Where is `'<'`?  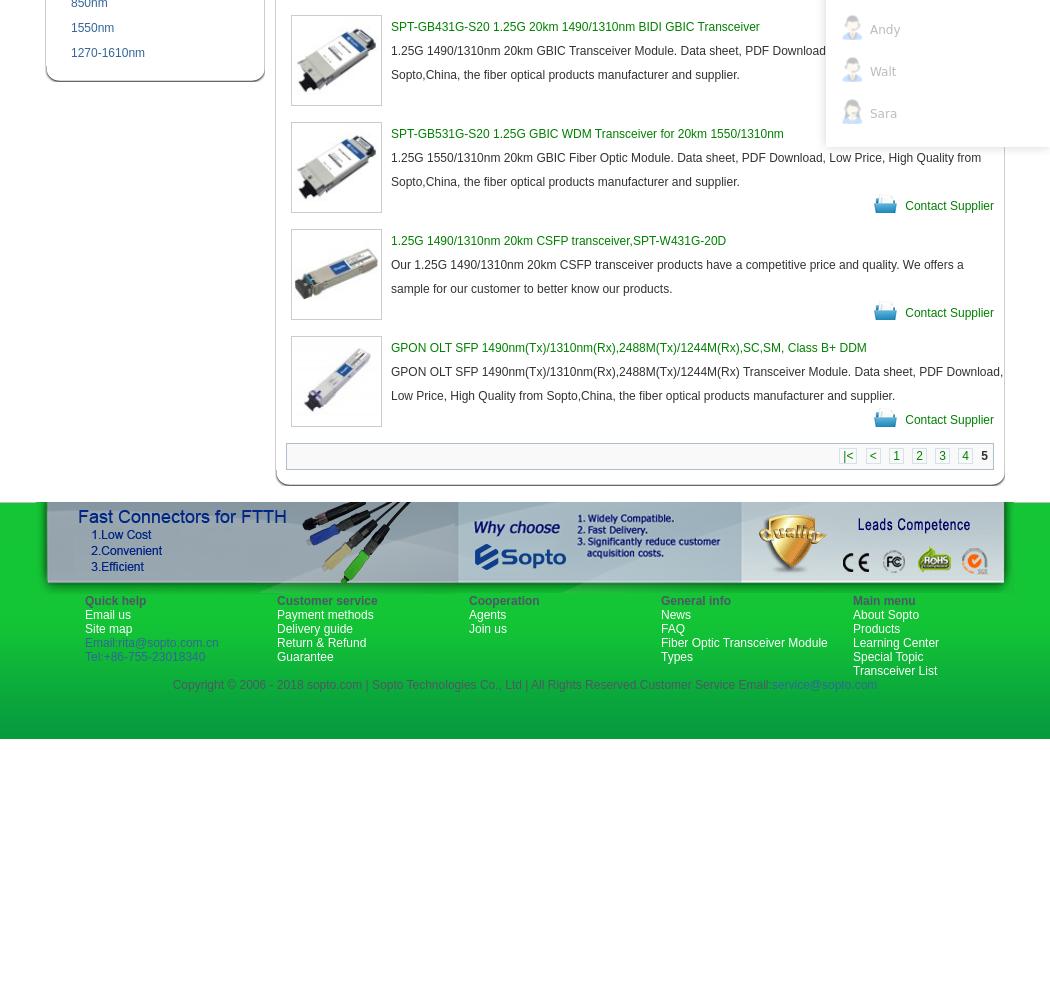 '<' is located at coordinates (871, 455).